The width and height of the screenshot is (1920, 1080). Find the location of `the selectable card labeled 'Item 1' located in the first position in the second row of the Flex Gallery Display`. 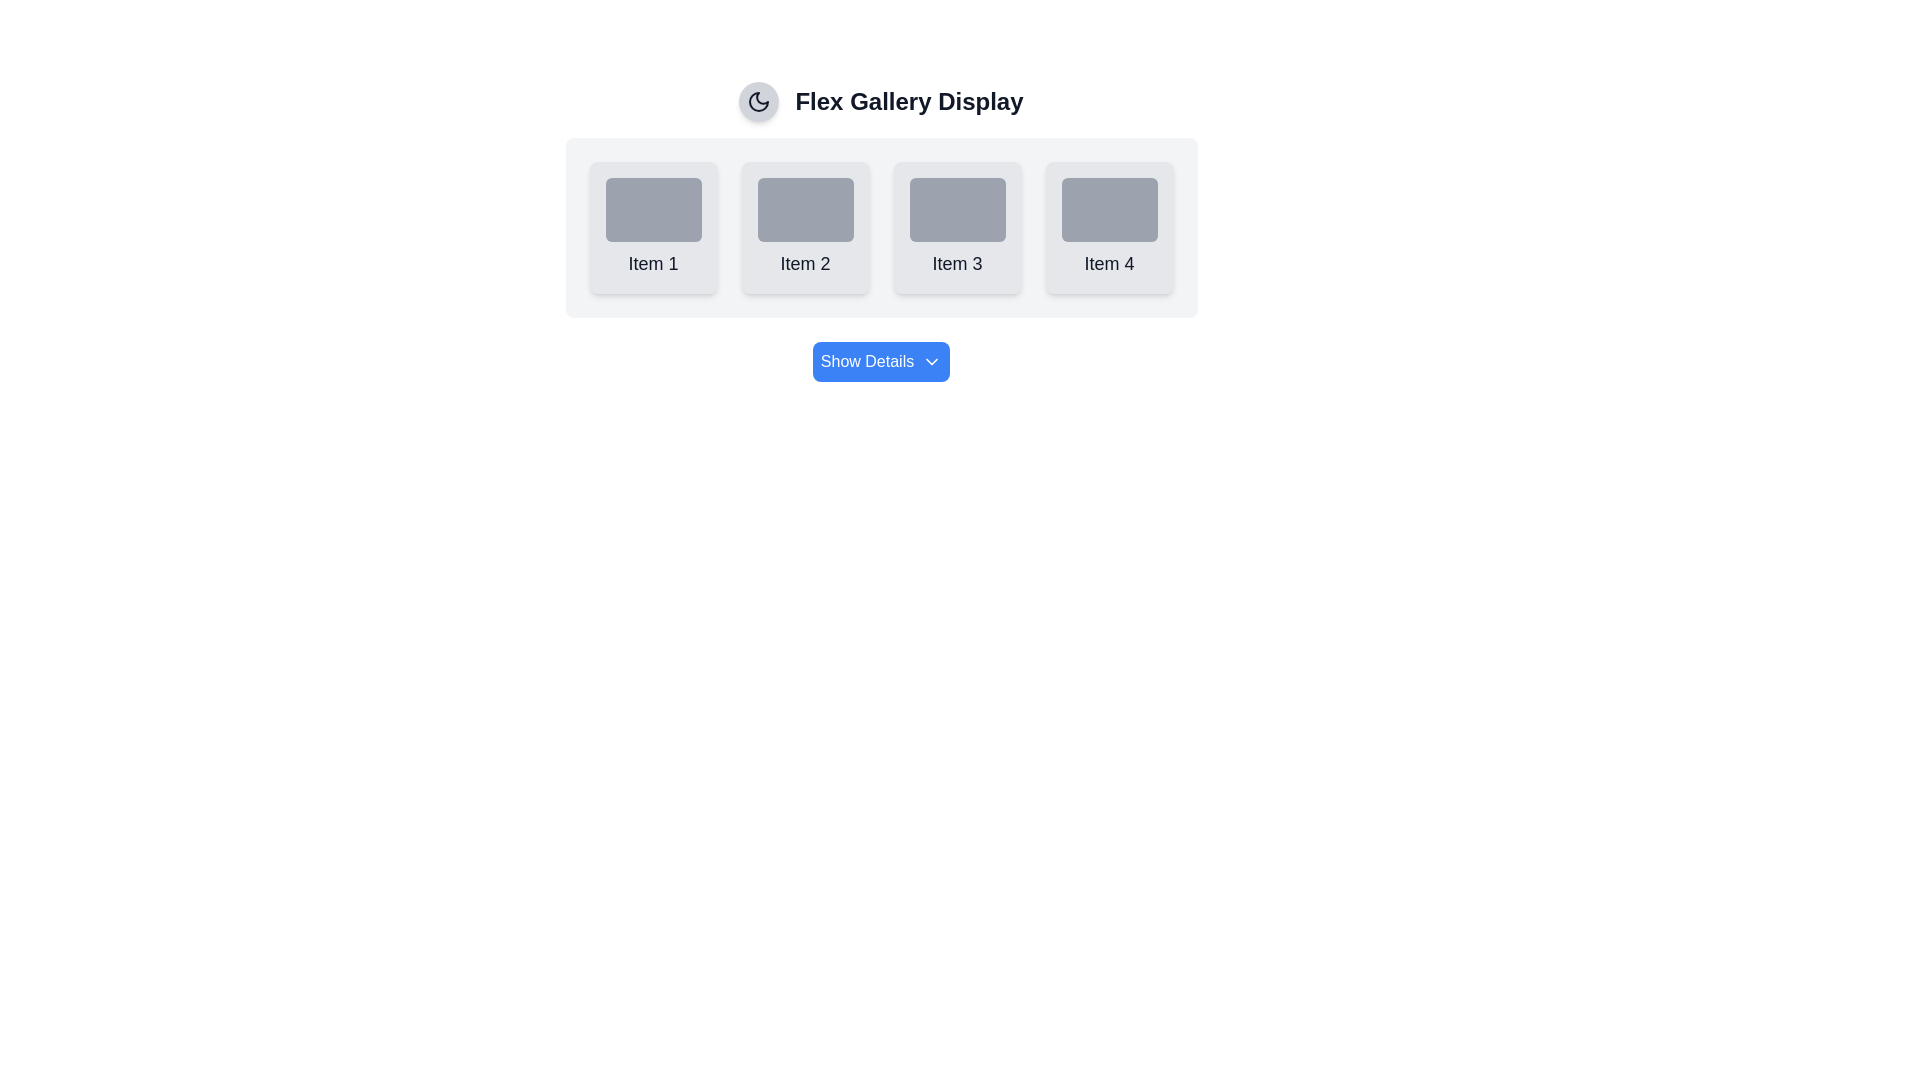

the selectable card labeled 'Item 1' located in the first position in the second row of the Flex Gallery Display is located at coordinates (653, 226).